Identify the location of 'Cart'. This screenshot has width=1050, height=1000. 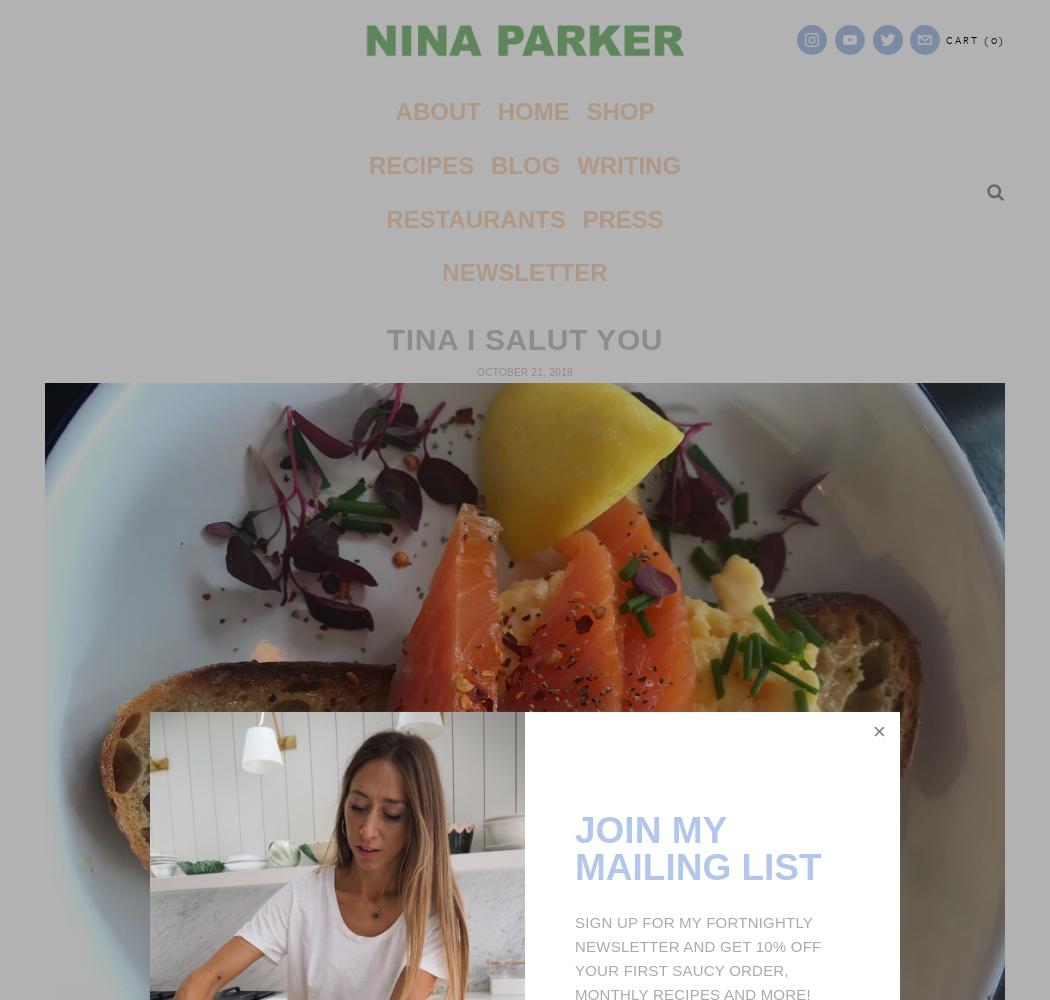
(961, 39).